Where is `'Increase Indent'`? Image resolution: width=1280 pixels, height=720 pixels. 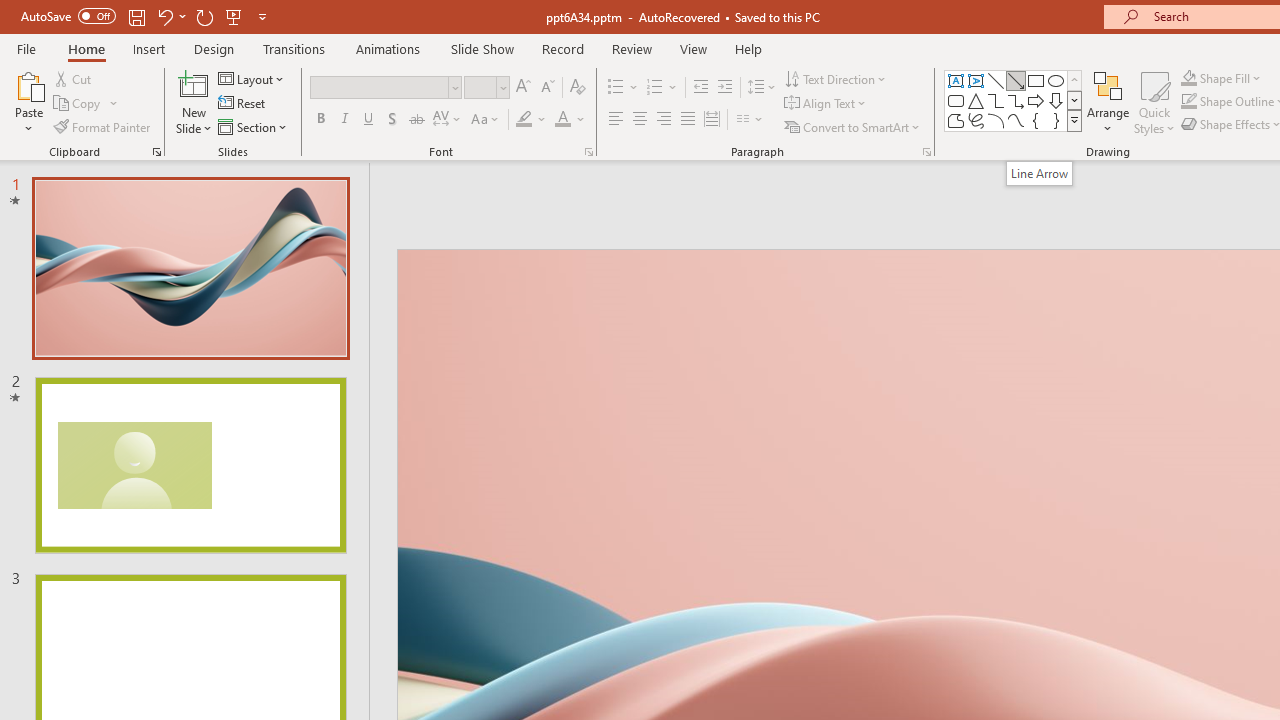 'Increase Indent' is located at coordinates (724, 86).